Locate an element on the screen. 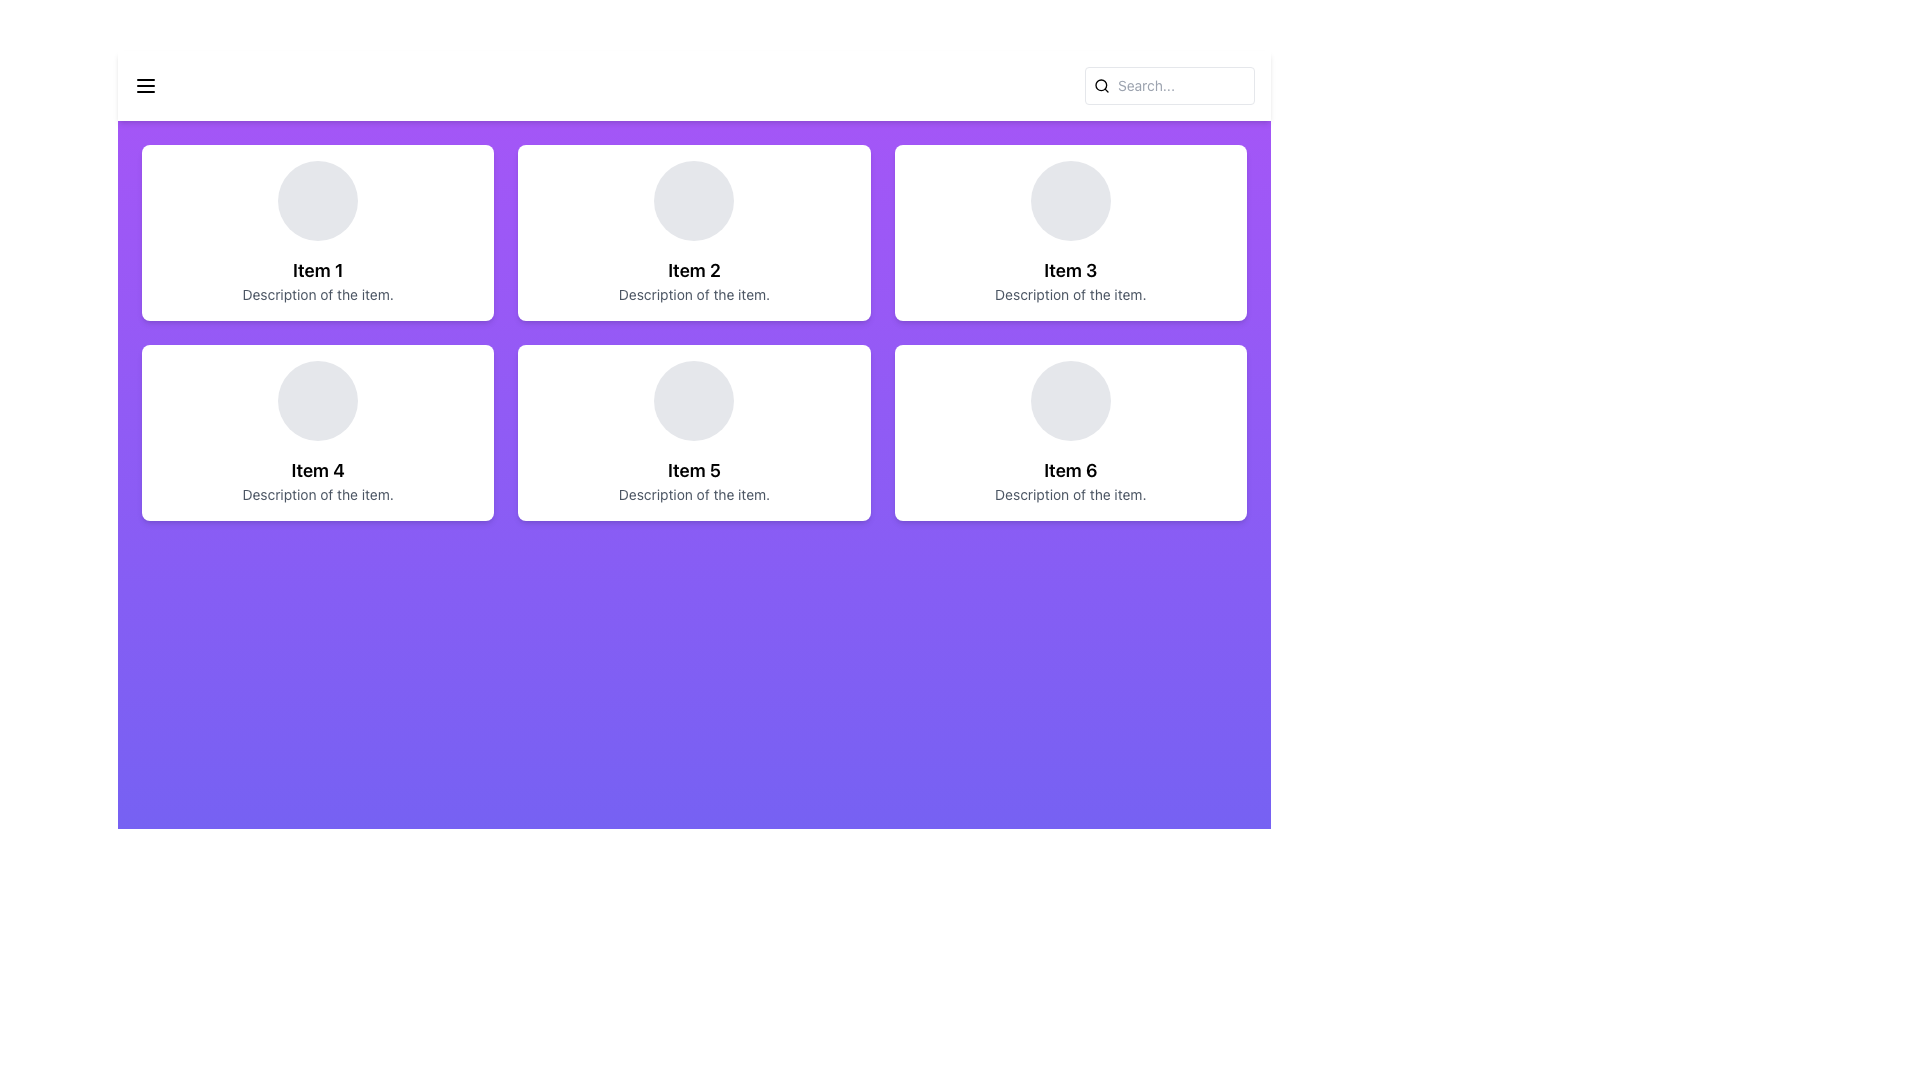  the circular graphic element located in the sixth item of the grid layout, which has a gray background and is styled with a smooth border is located at coordinates (1069, 401).